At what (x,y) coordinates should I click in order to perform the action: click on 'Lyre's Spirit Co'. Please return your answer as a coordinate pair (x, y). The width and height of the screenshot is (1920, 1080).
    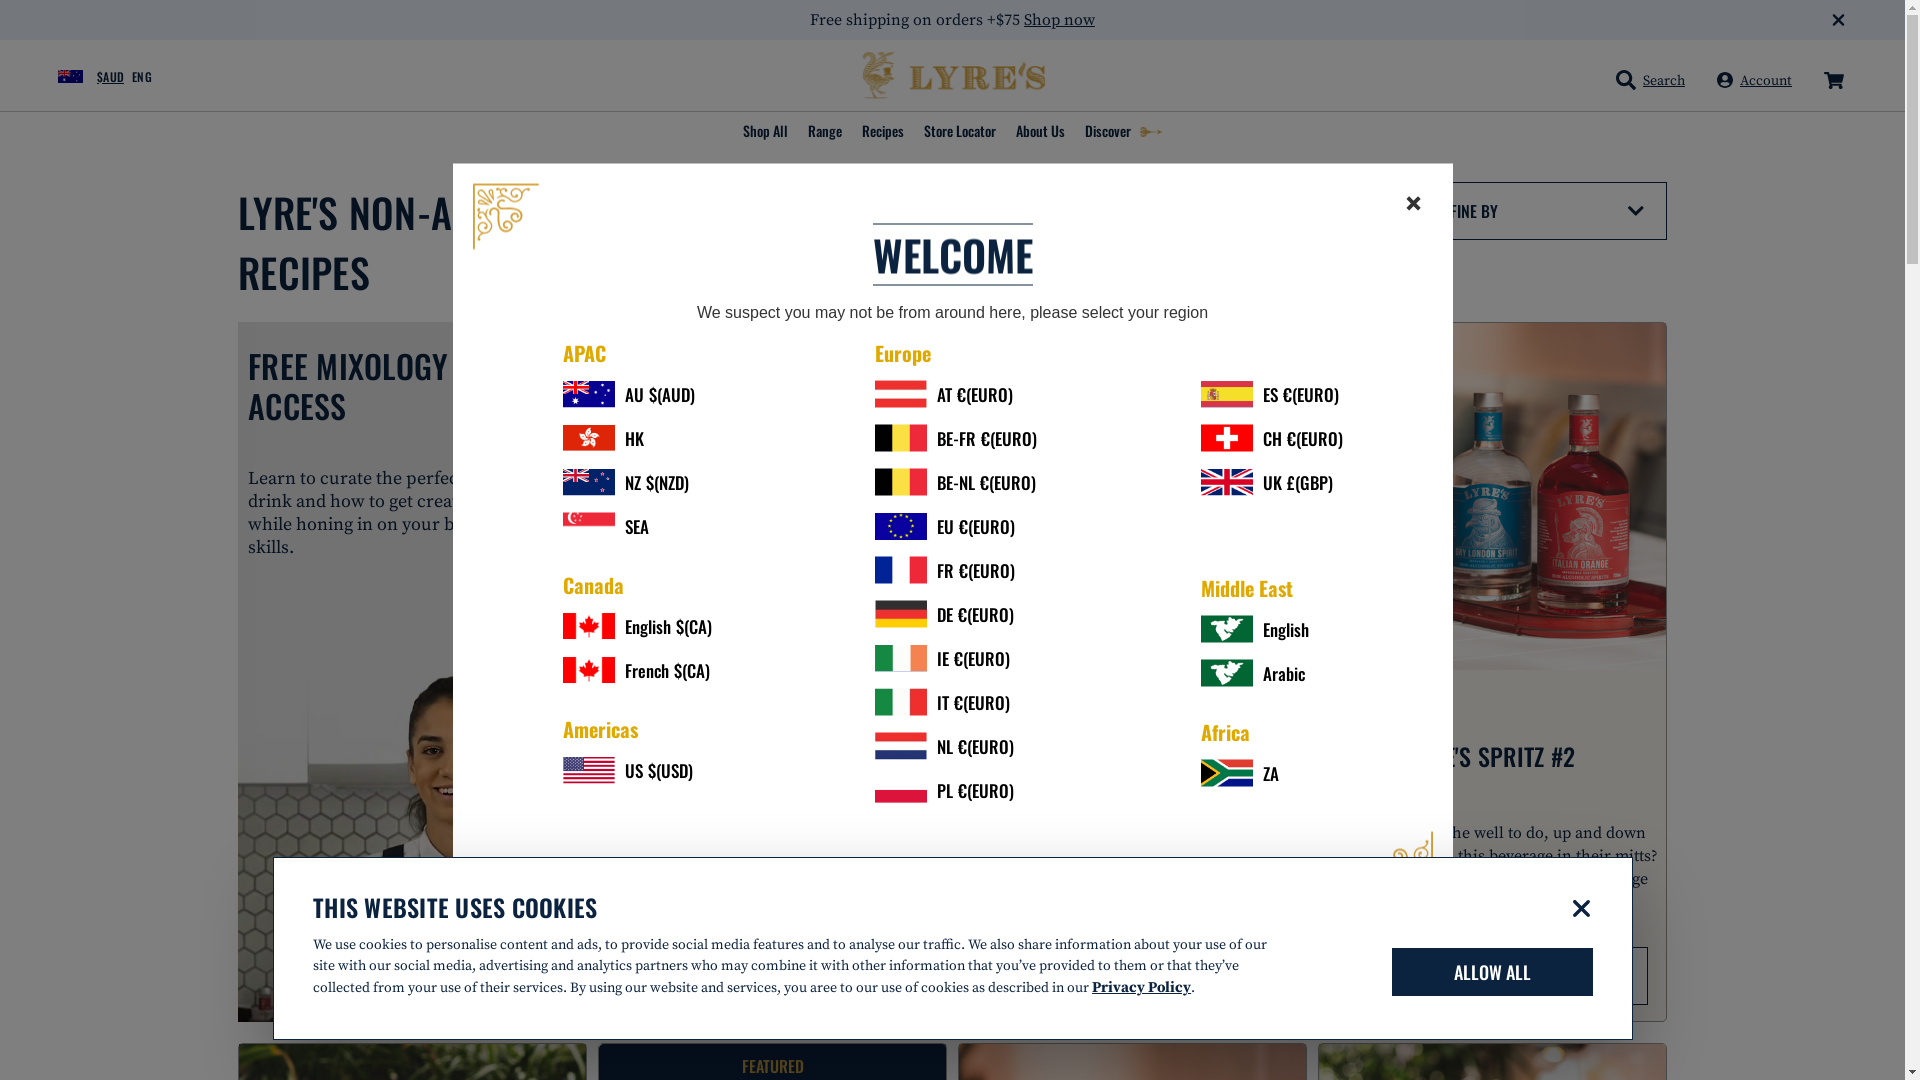
    Looking at the image, I should click on (859, 75).